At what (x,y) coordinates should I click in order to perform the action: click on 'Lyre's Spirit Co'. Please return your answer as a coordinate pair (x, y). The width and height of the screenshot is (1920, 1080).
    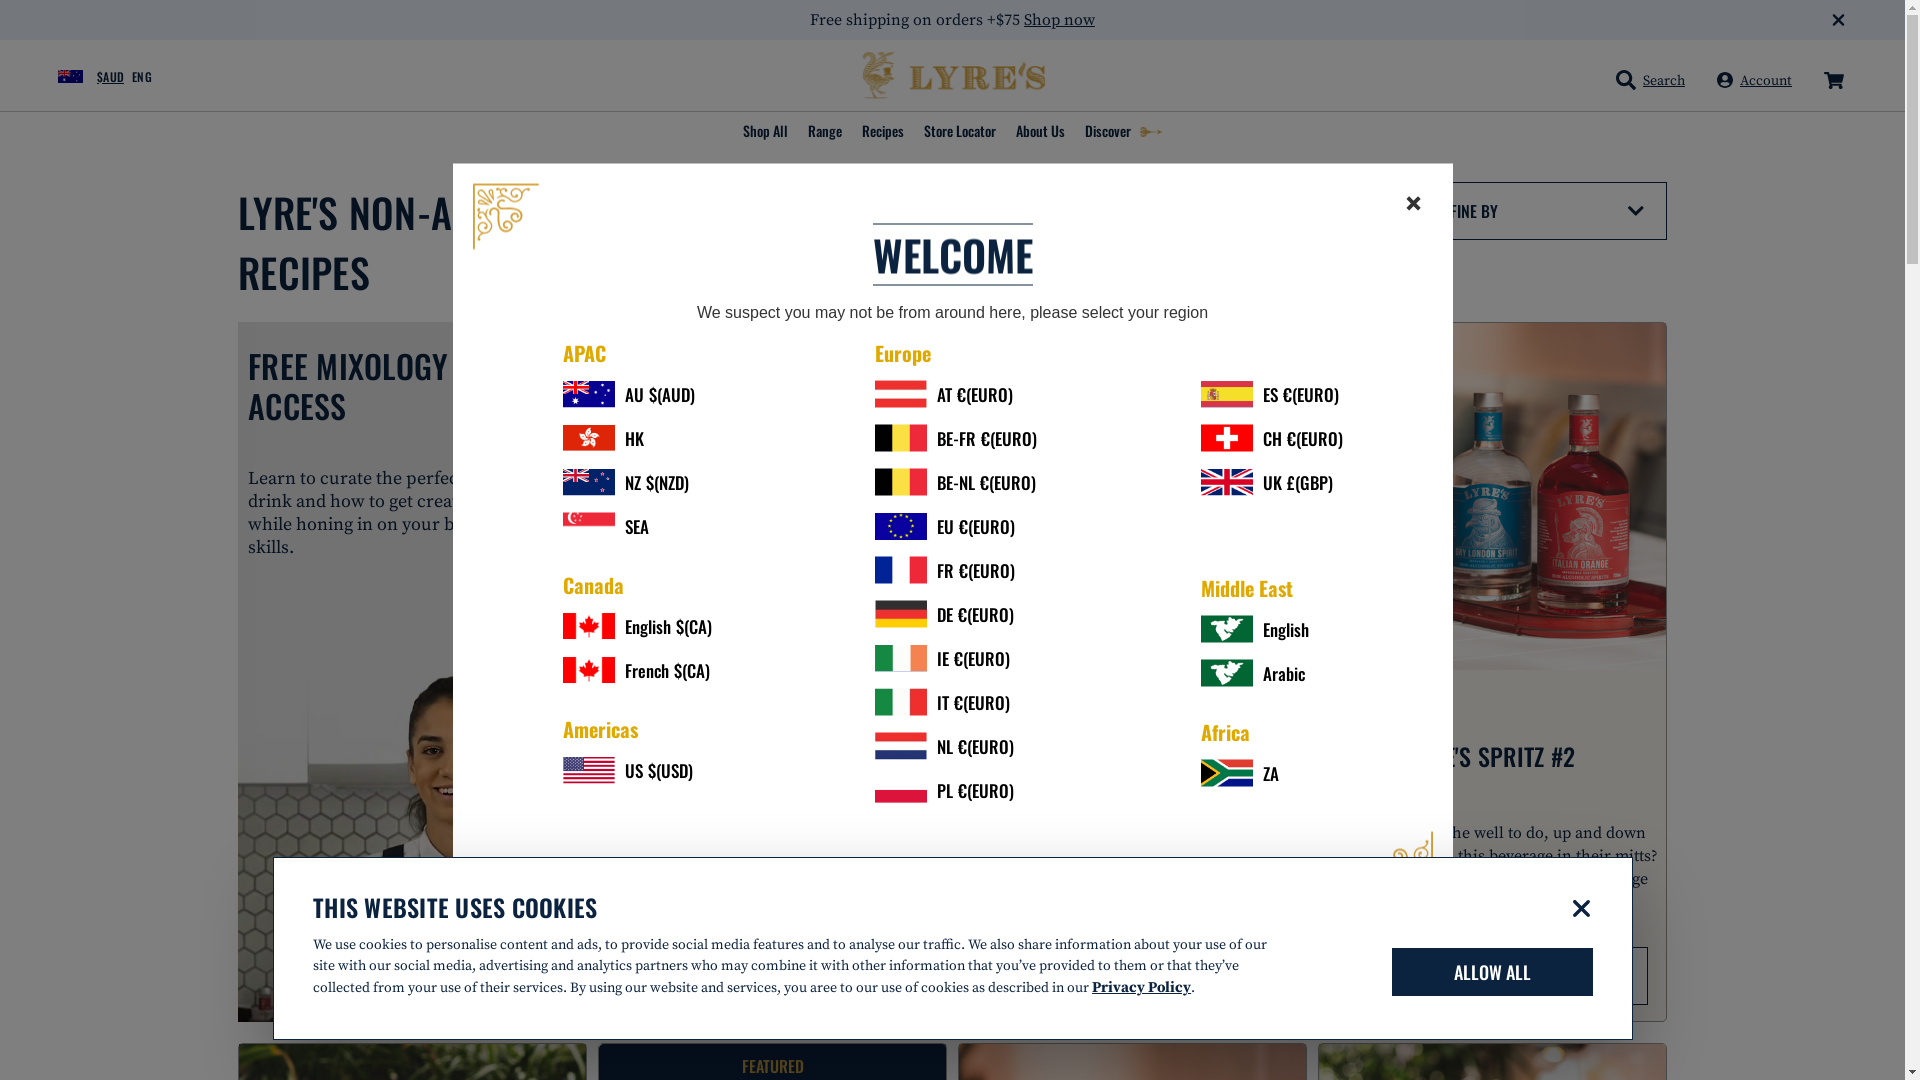
    Looking at the image, I should click on (859, 75).